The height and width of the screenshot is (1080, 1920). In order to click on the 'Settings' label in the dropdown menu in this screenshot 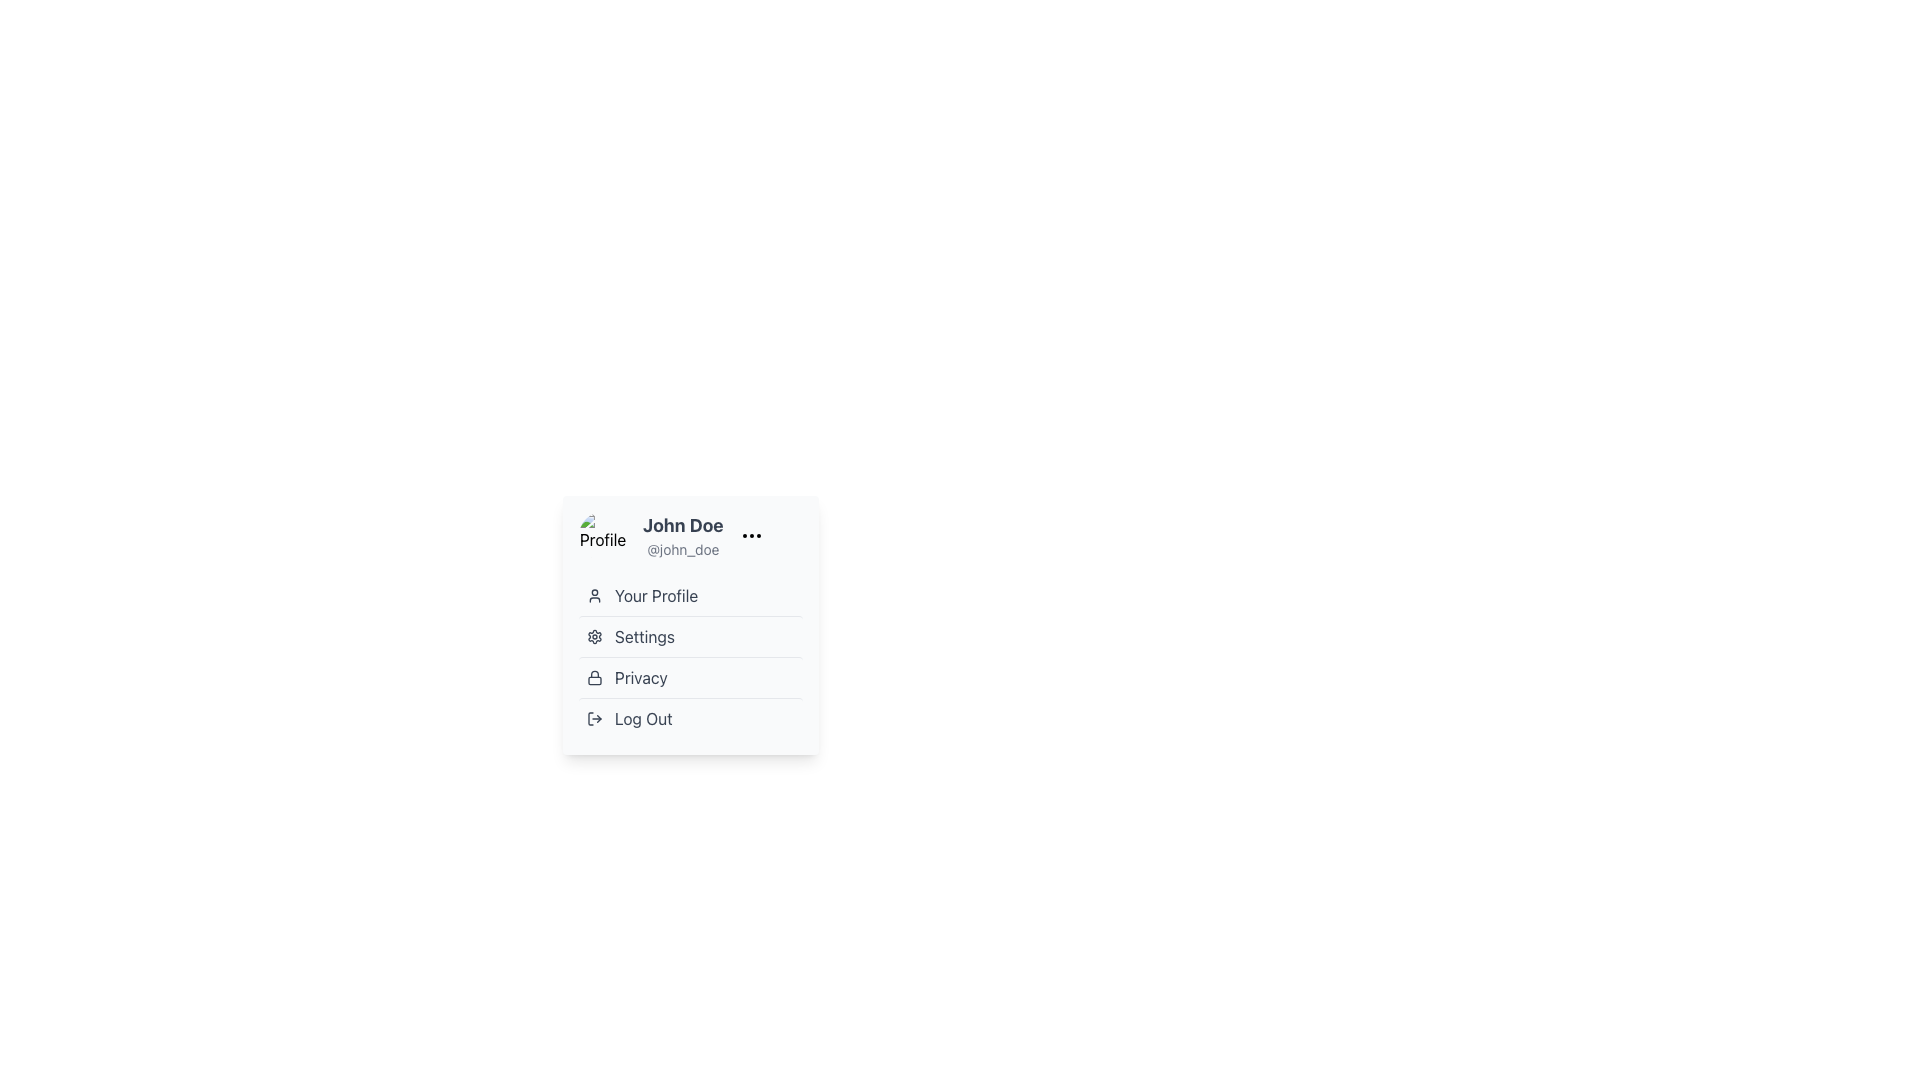, I will do `click(644, 636)`.